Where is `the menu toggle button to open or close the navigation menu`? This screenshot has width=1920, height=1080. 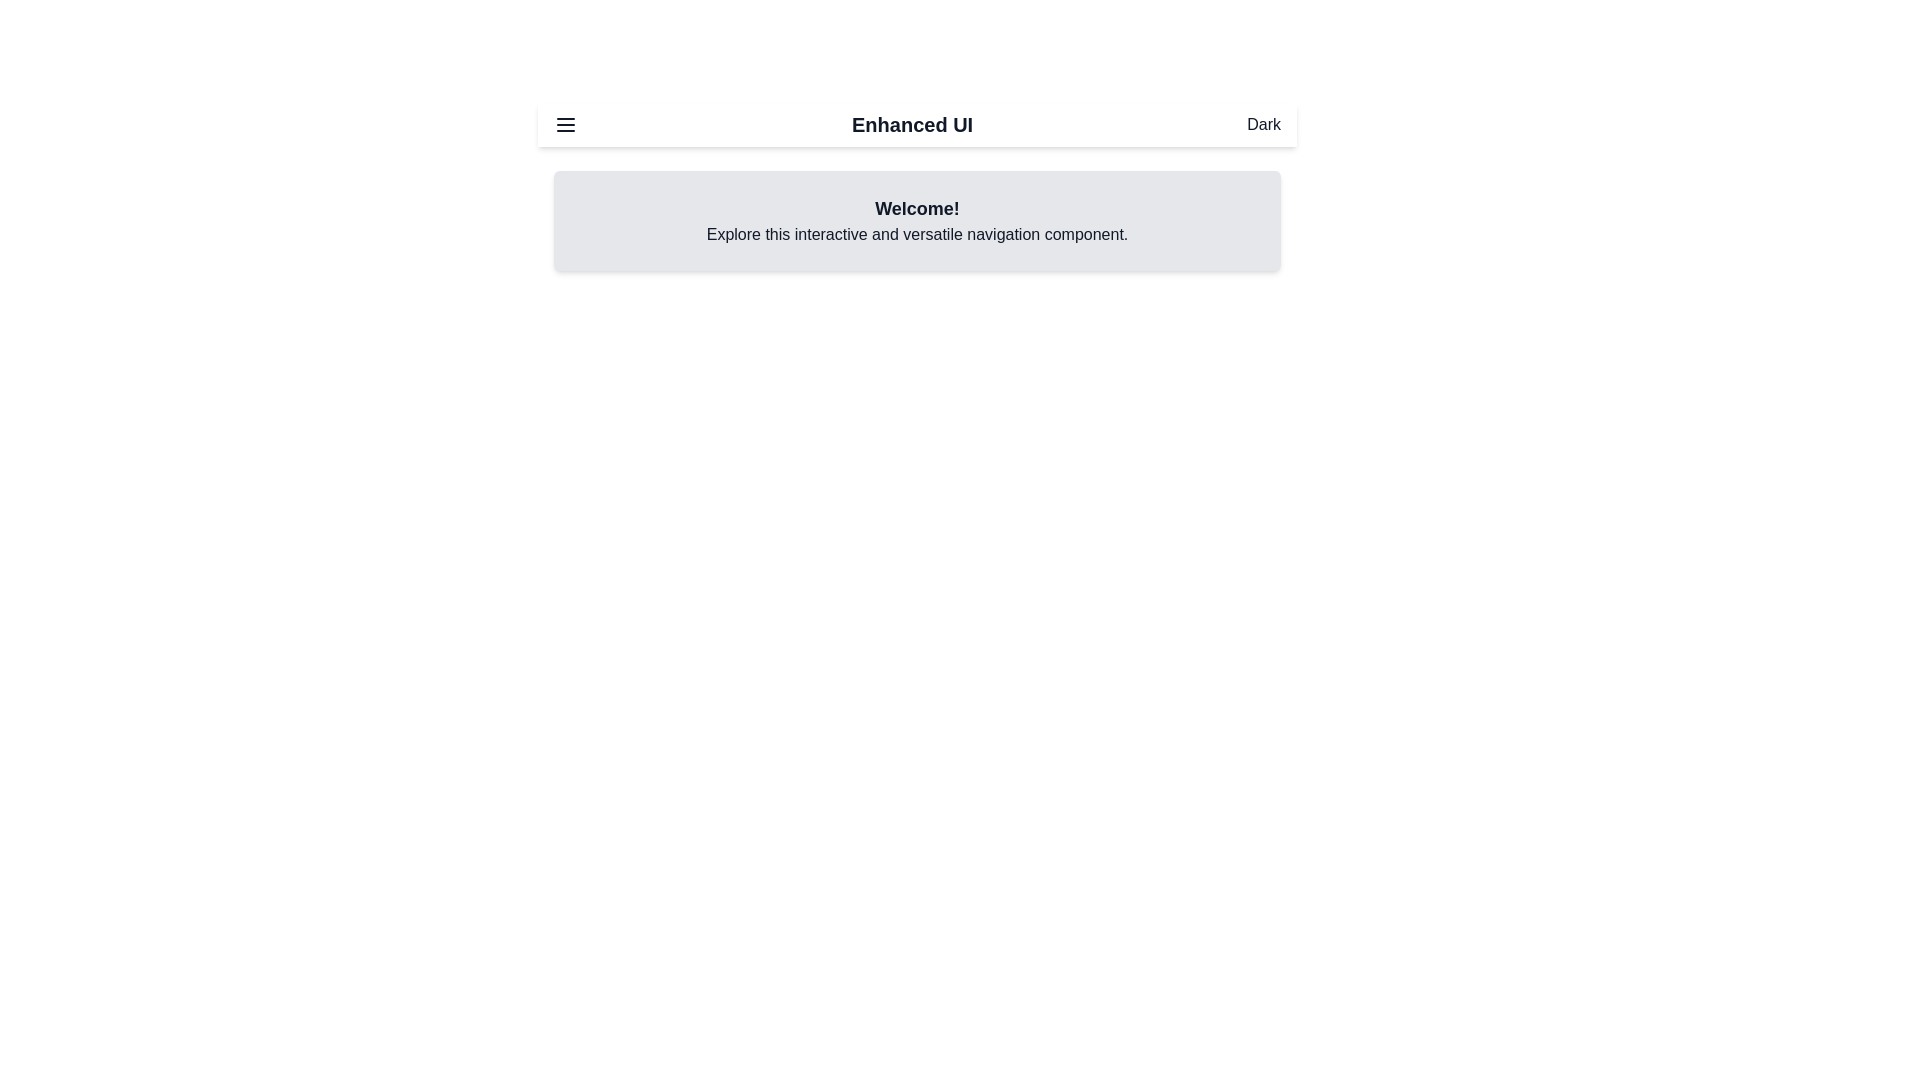 the menu toggle button to open or close the navigation menu is located at coordinates (565, 124).